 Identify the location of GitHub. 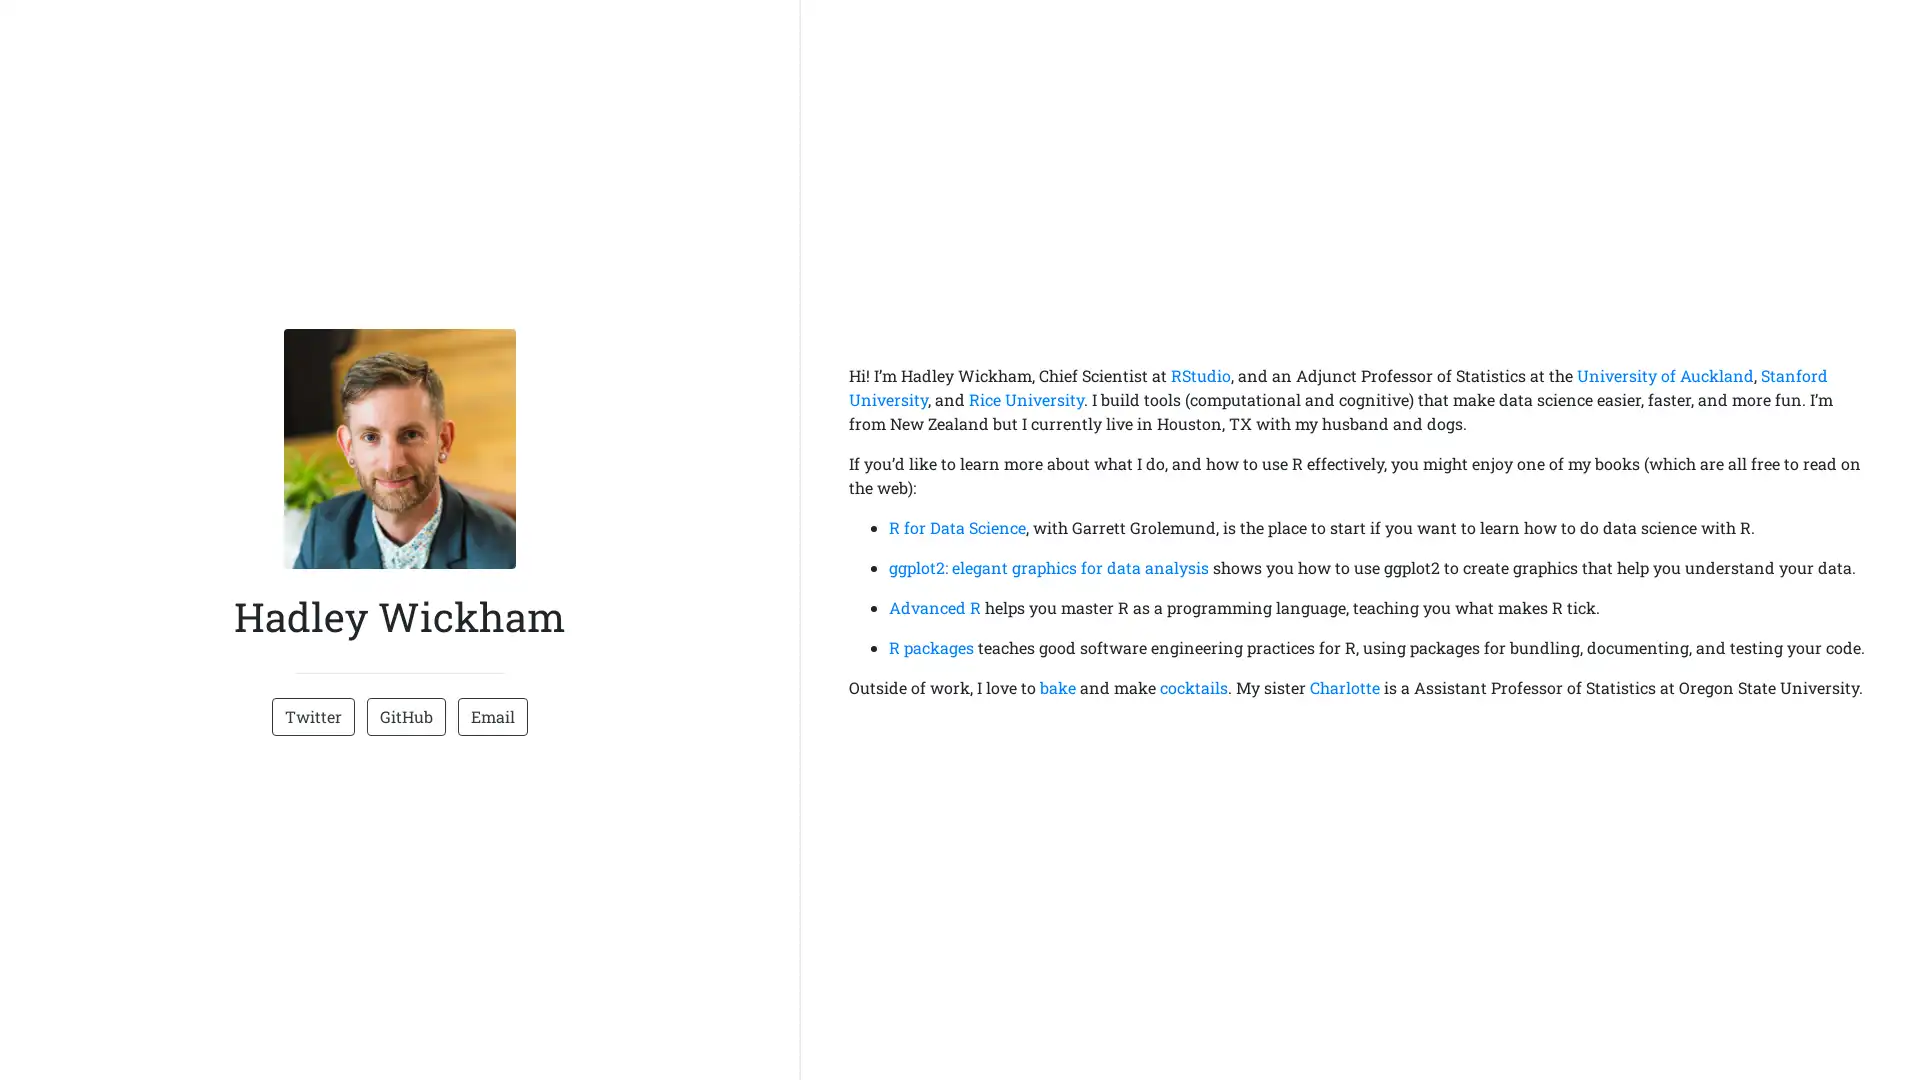
(405, 715).